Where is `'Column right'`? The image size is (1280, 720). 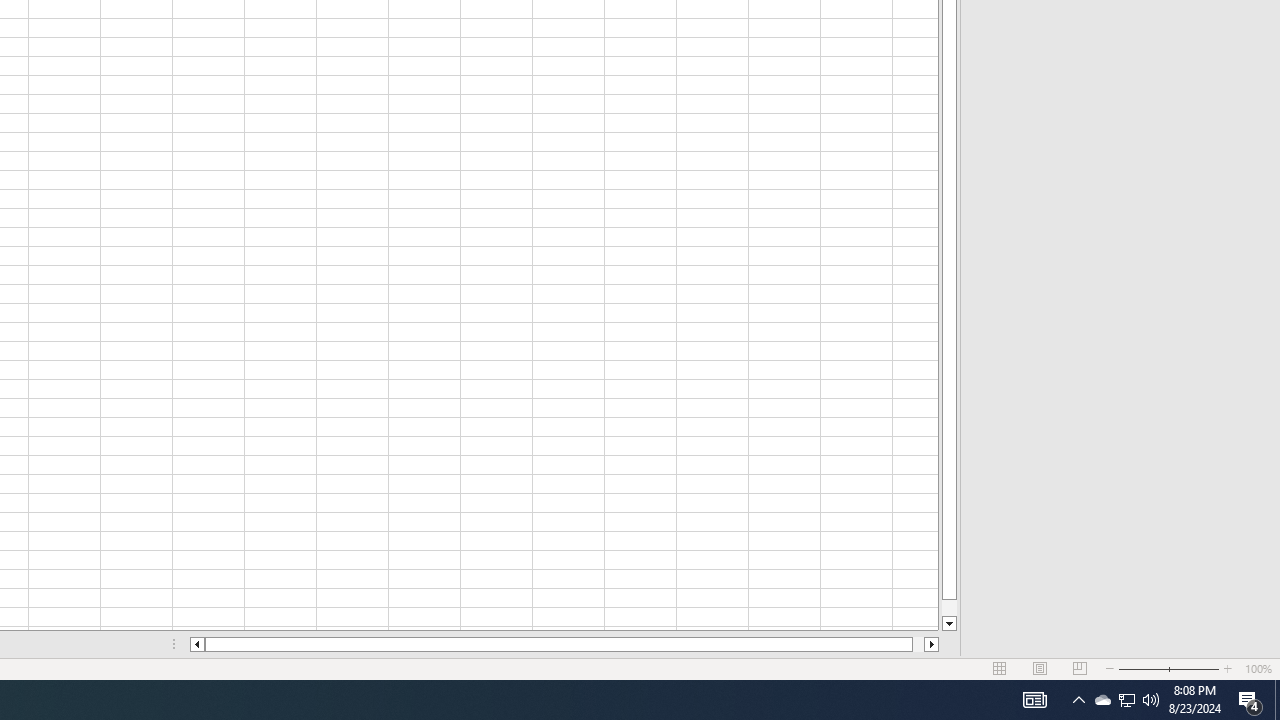 'Column right' is located at coordinates (931, 644).